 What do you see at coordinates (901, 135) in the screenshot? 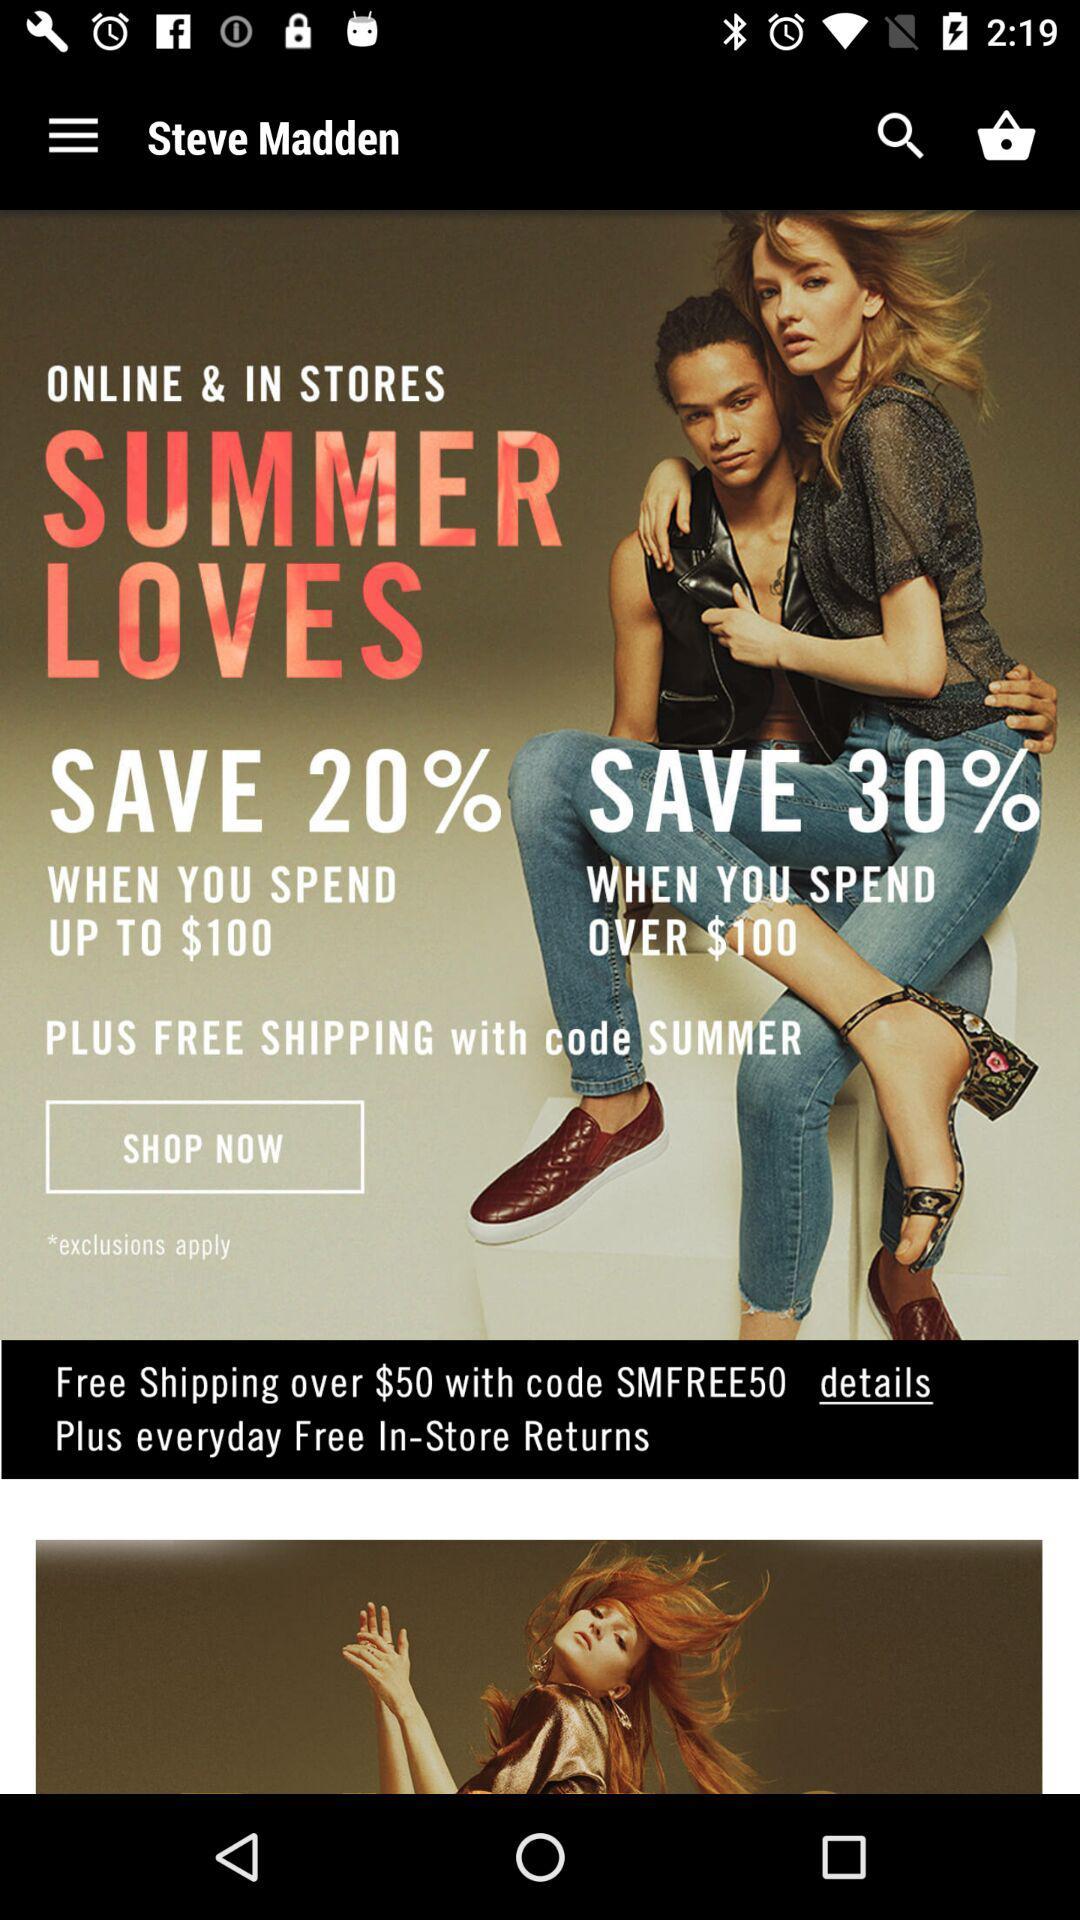
I see `search icon` at bounding box center [901, 135].